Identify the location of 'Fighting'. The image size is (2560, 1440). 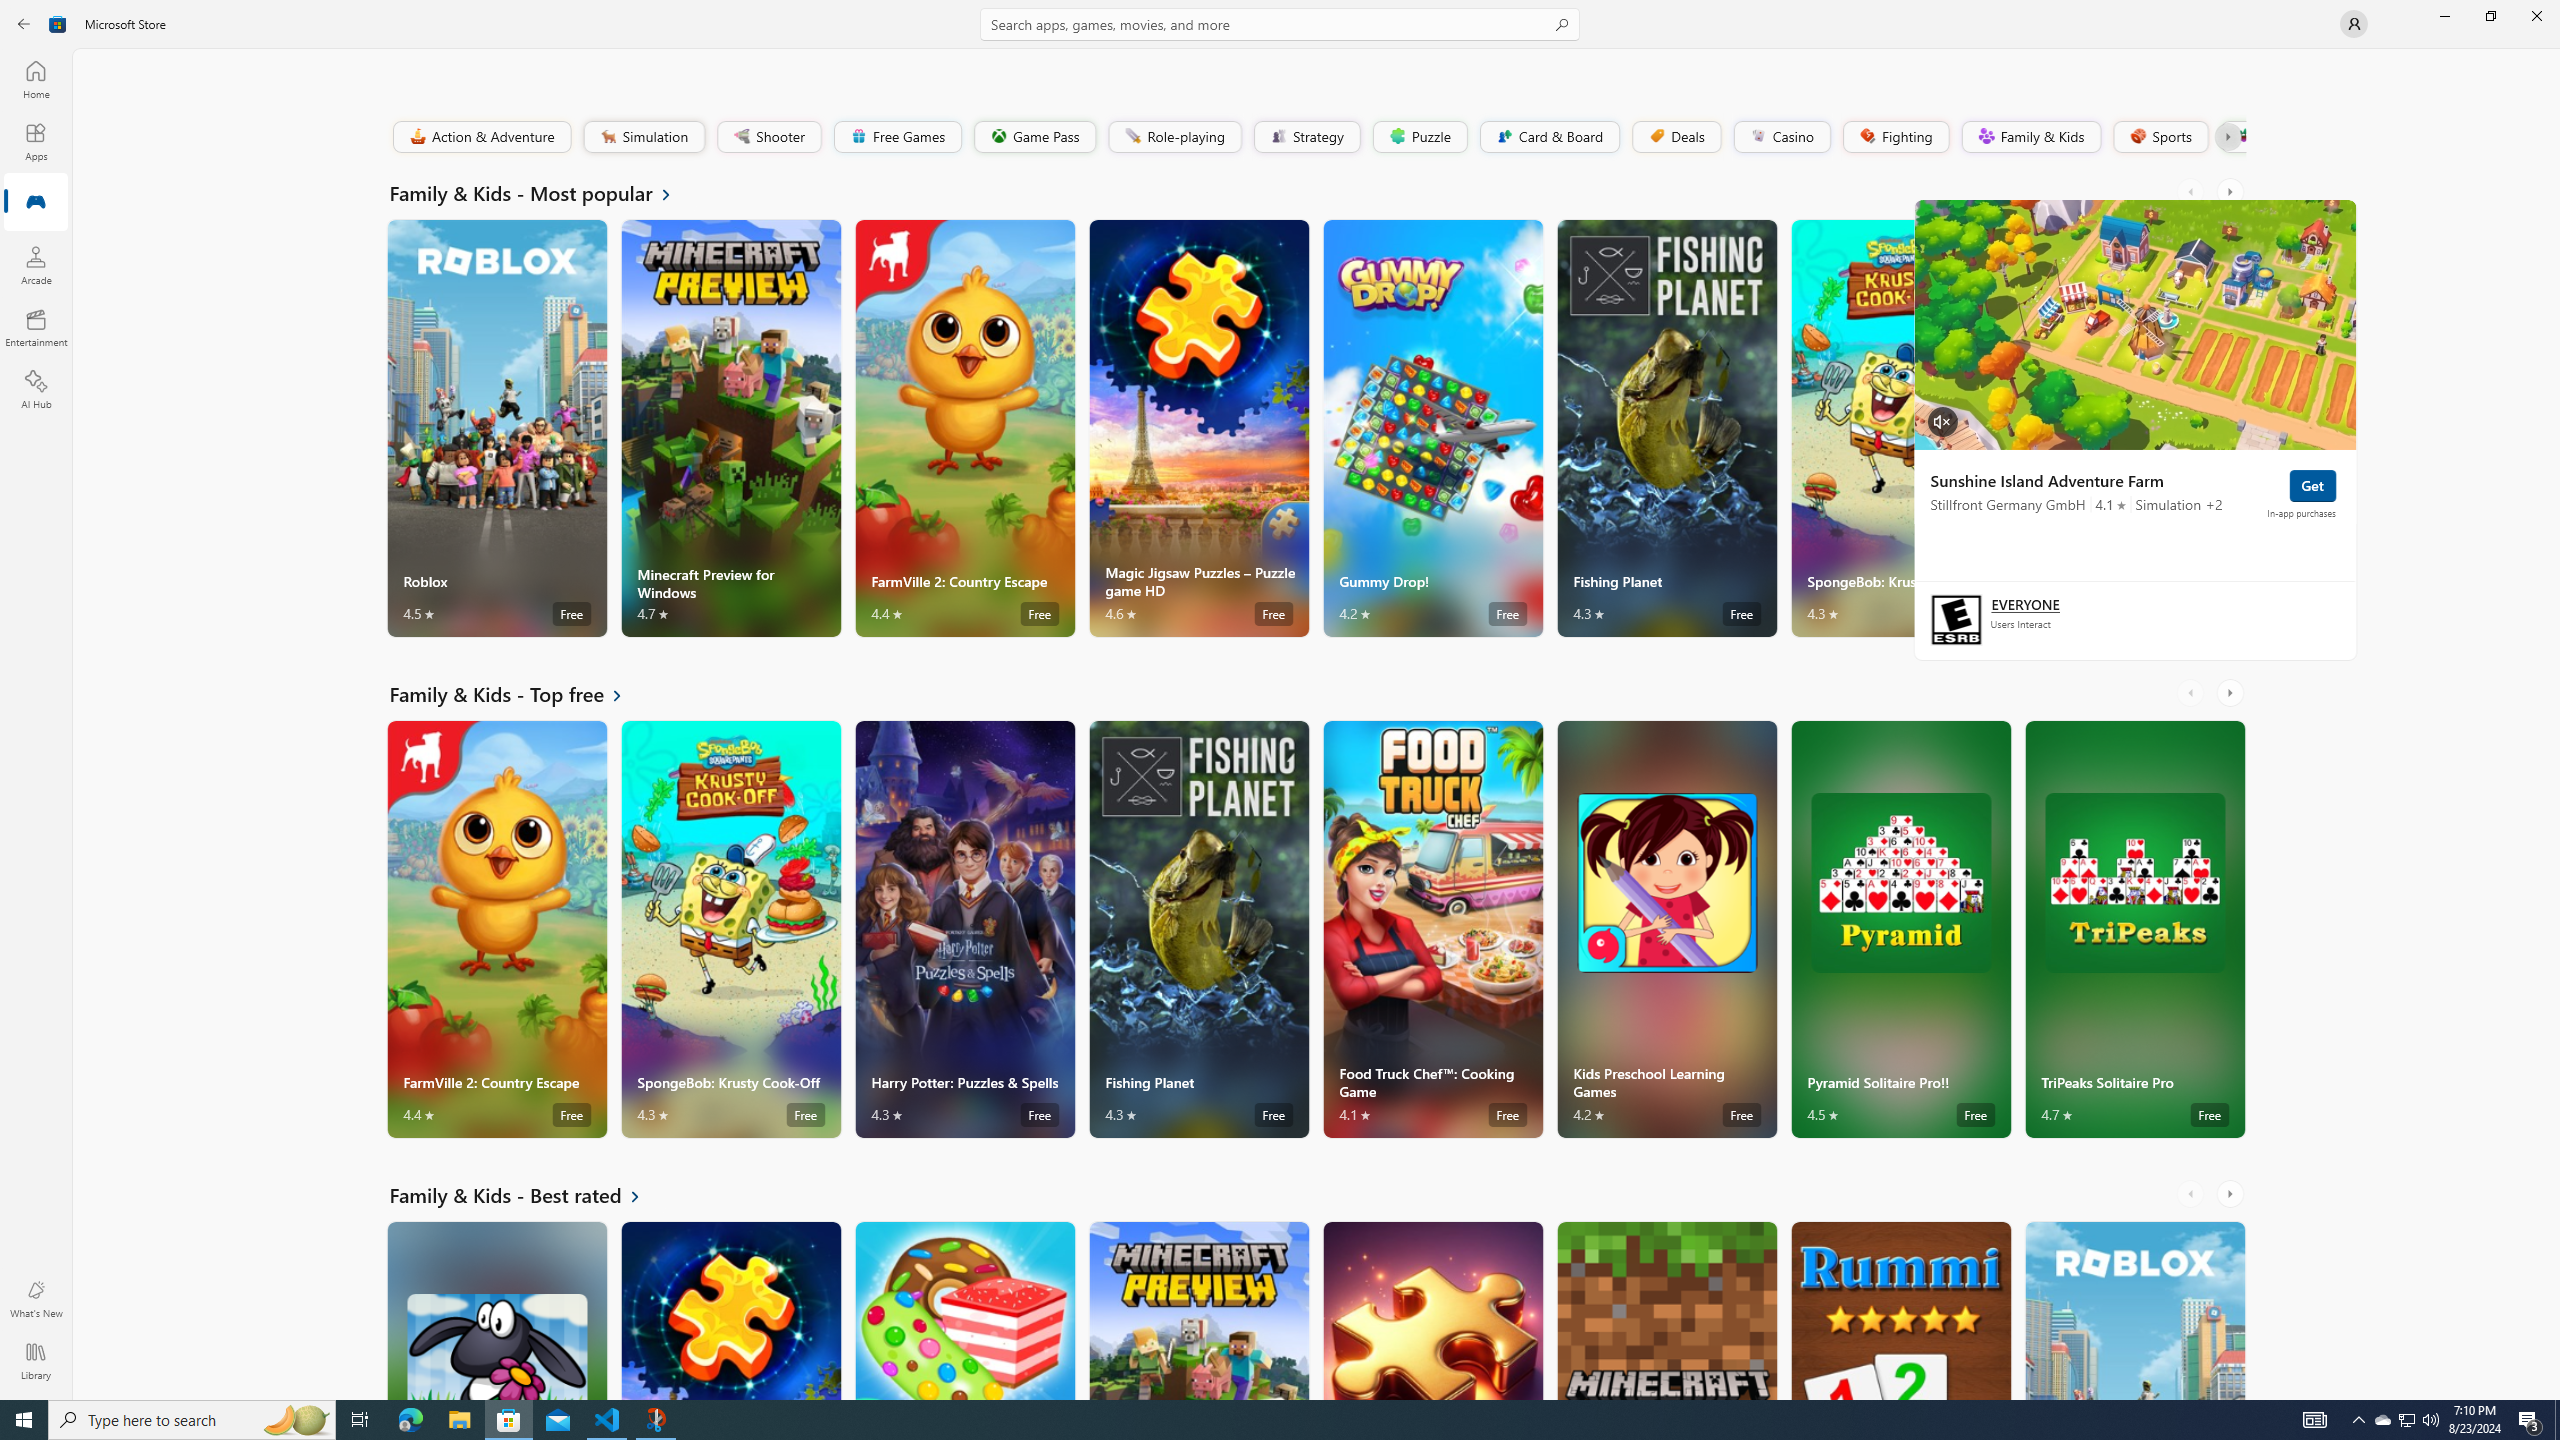
(1895, 135).